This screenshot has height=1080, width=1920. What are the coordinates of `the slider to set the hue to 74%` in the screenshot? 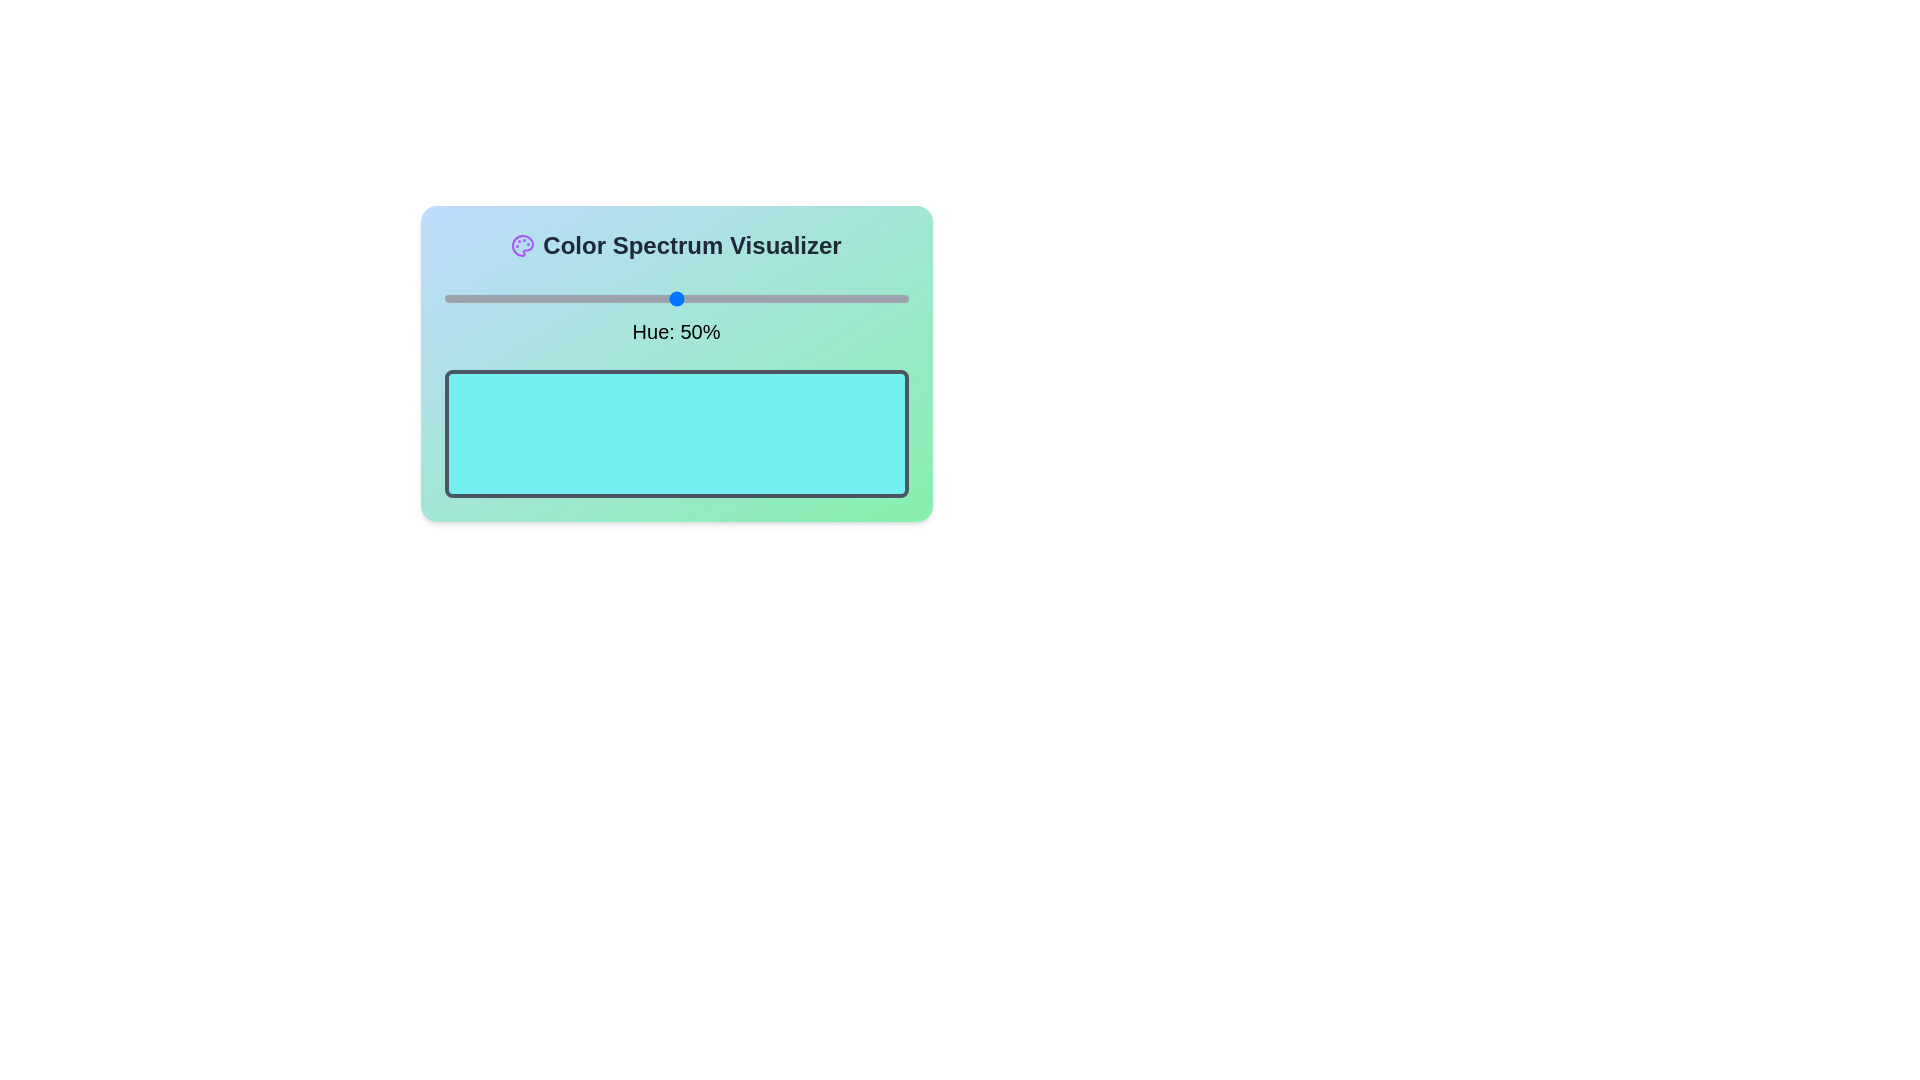 It's located at (786, 299).